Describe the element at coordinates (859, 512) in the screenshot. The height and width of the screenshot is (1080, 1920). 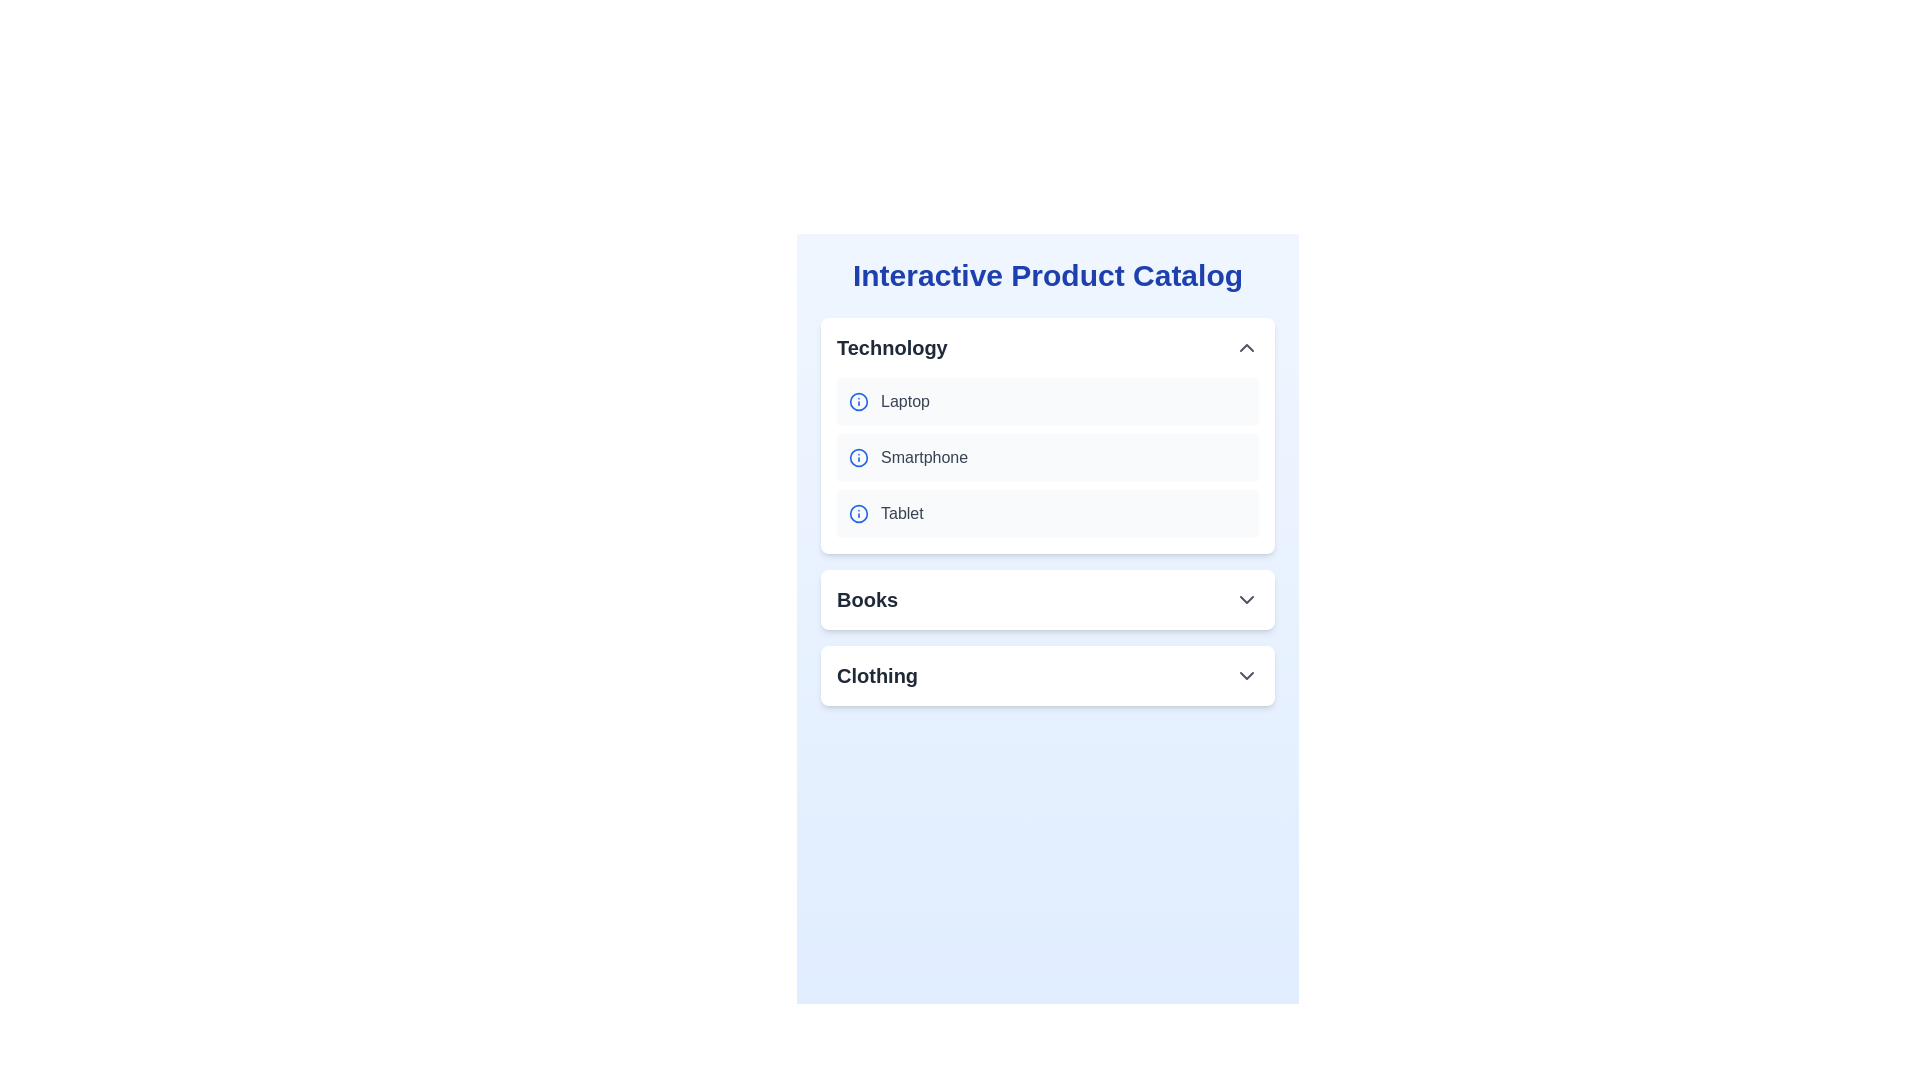
I see `the circular blue outlined icon associated with the label 'Tablet', which is positioned to the left of the text` at that location.